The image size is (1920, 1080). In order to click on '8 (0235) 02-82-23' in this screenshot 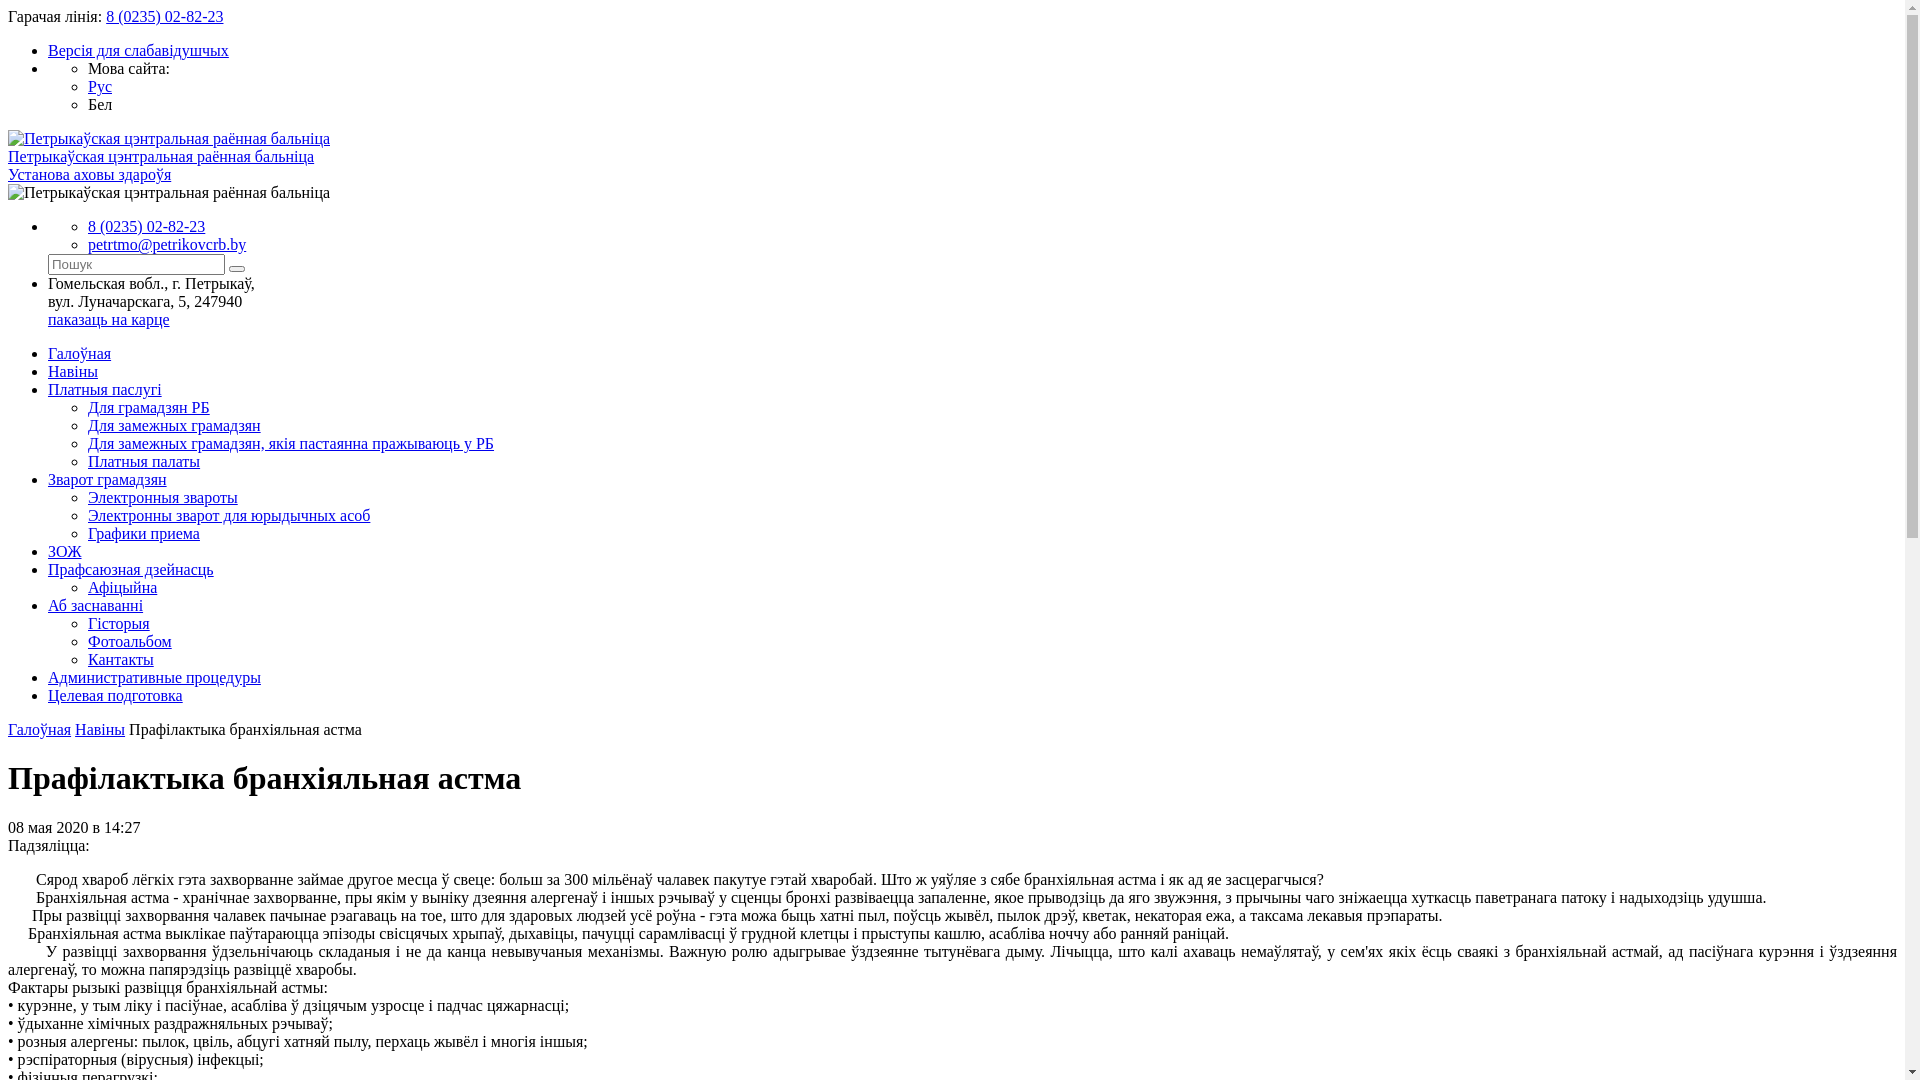, I will do `click(164, 16)`.